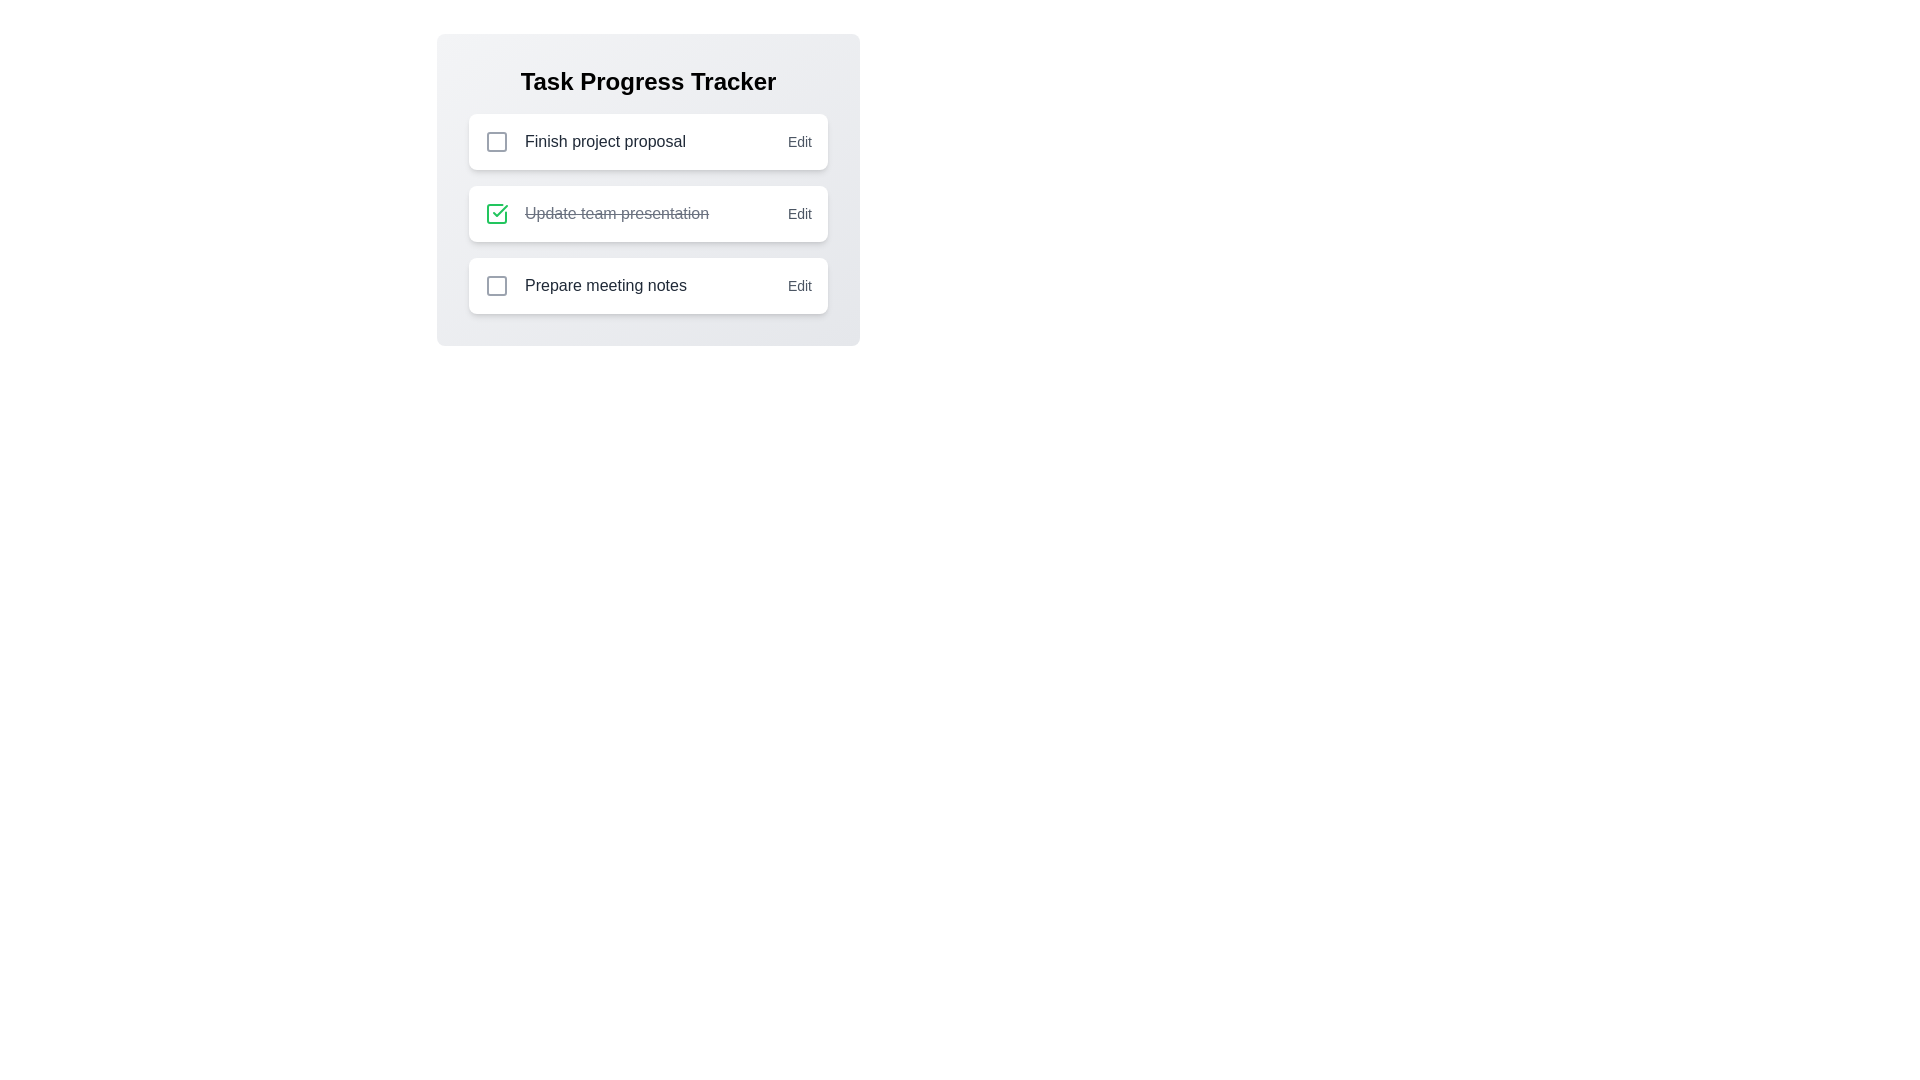 This screenshot has height=1080, width=1920. What do you see at coordinates (798, 285) in the screenshot?
I see `the 'Edit' button for the task 'Prepare meeting notes'` at bounding box center [798, 285].